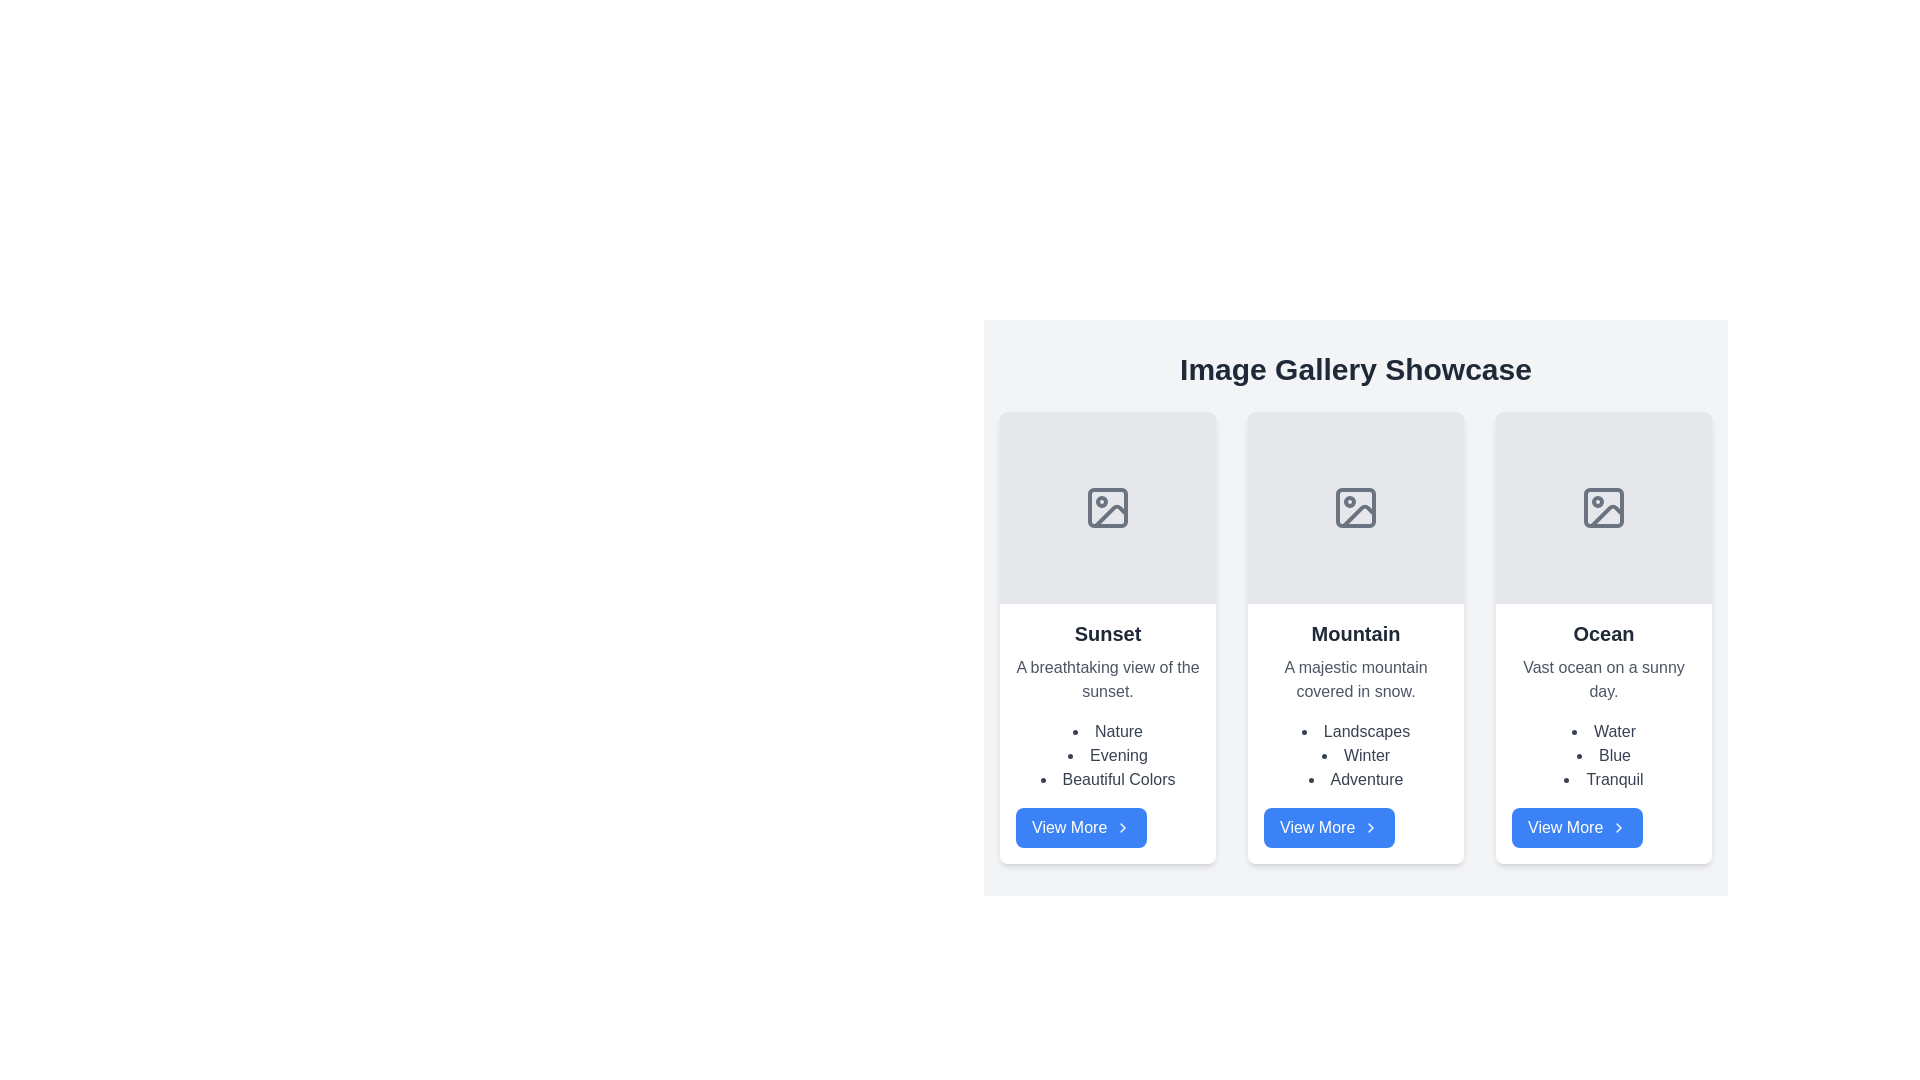 Image resolution: width=1920 pixels, height=1080 pixels. What do you see at coordinates (1603, 756) in the screenshot?
I see `the second bullet point in the 'Ocean' card, which displays the text 'Vast ocean on a sunny day.'` at bounding box center [1603, 756].